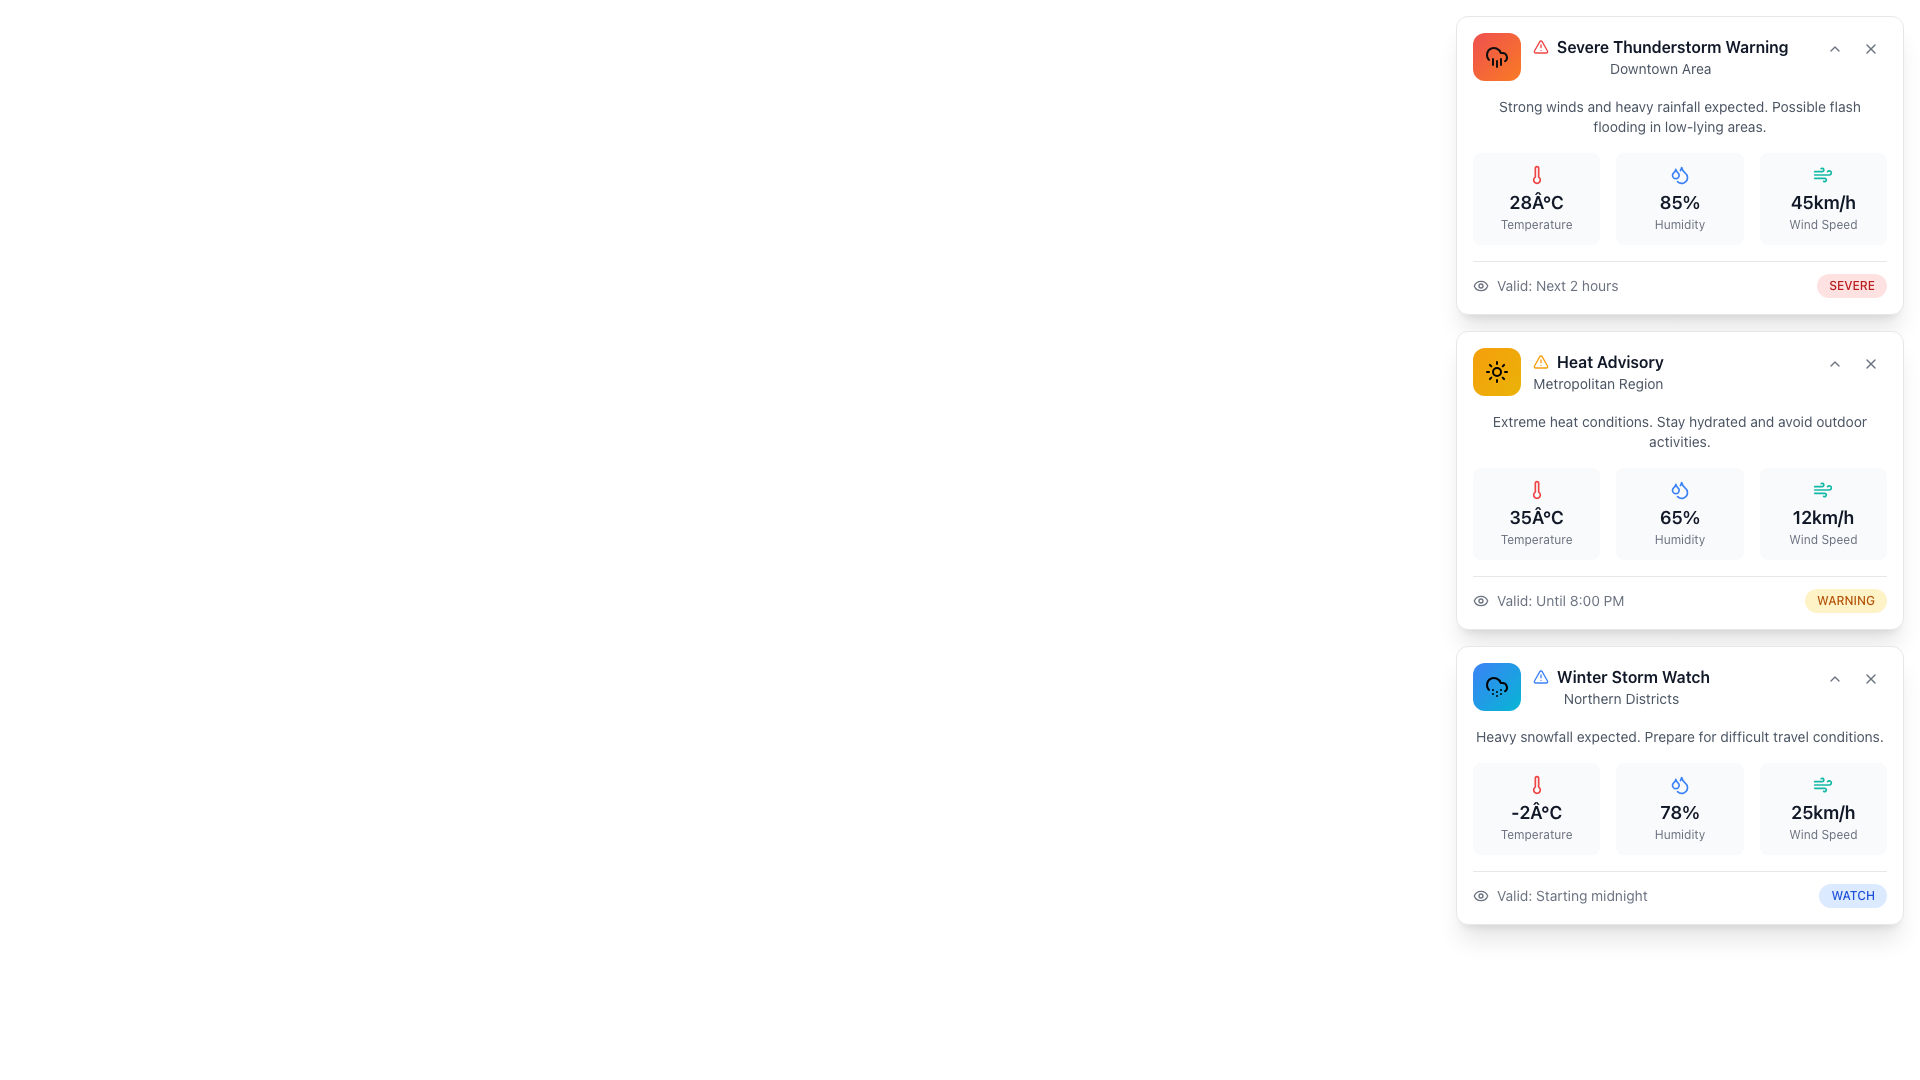  What do you see at coordinates (1597, 362) in the screenshot?
I see `the 'Heat Advisory' title element with the amber triangular warning icon, which is the first item in the weather advisory block` at bounding box center [1597, 362].